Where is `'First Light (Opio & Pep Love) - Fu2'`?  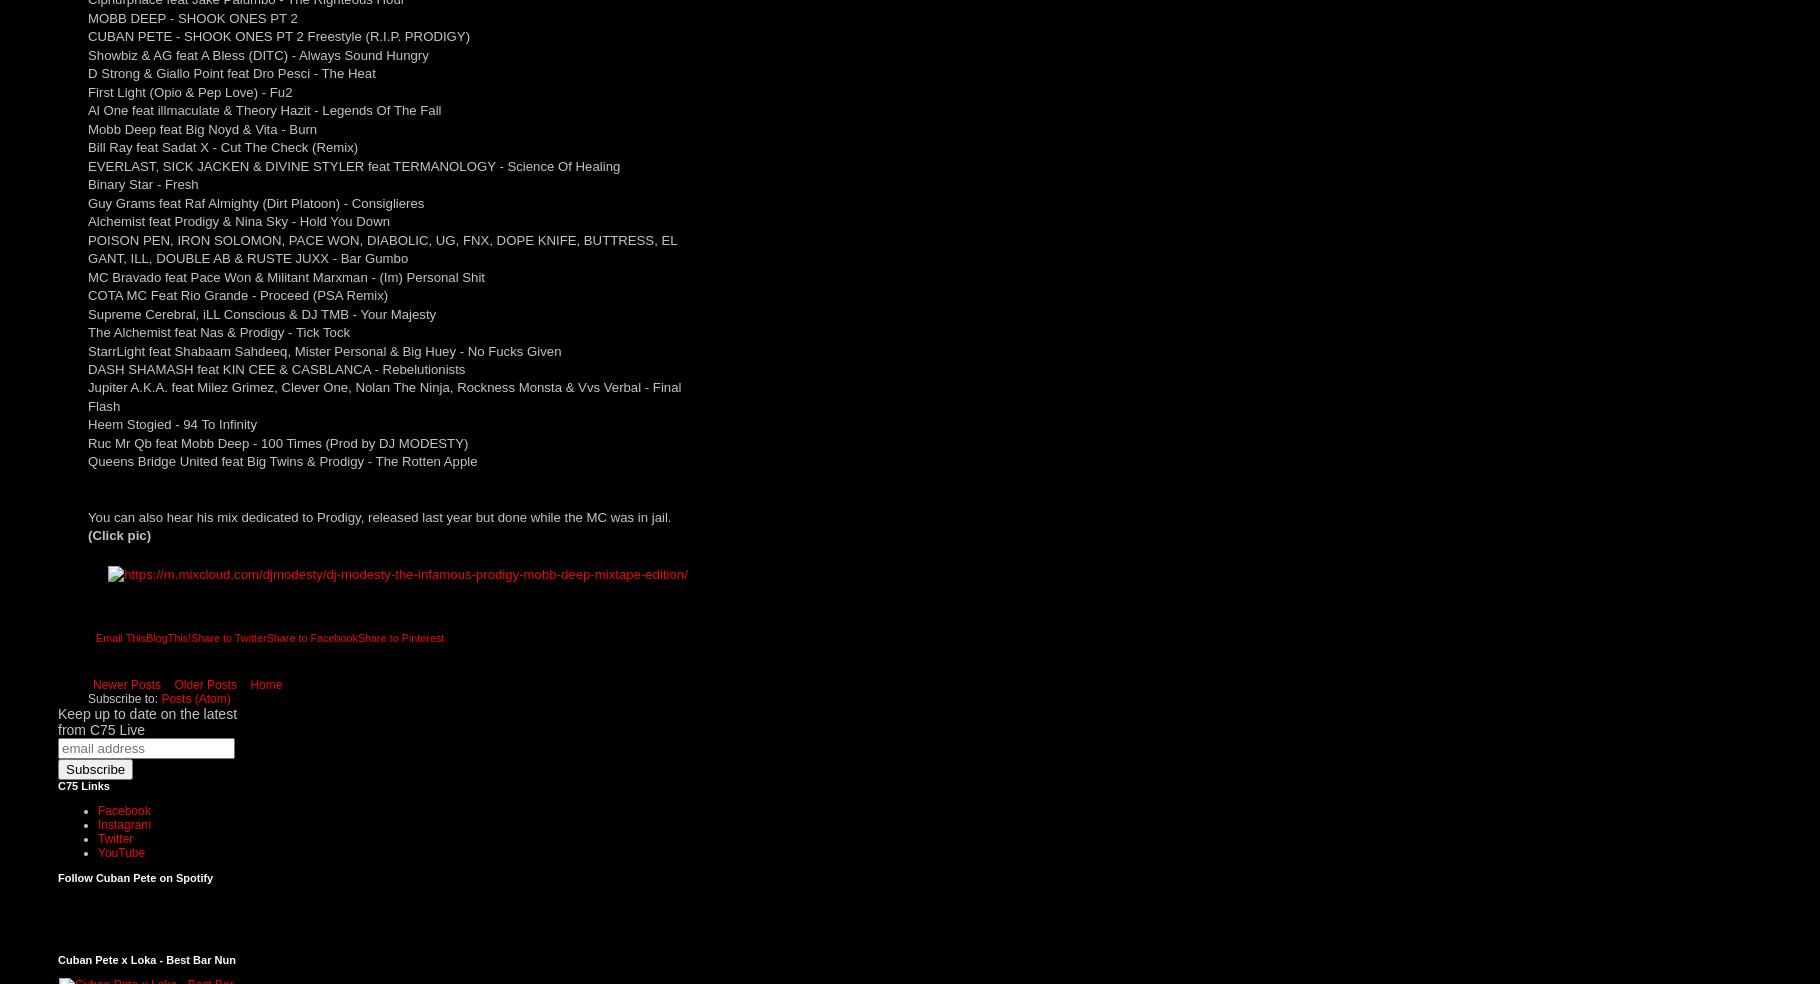 'First Light (Opio & Pep Love) - Fu2' is located at coordinates (190, 90).